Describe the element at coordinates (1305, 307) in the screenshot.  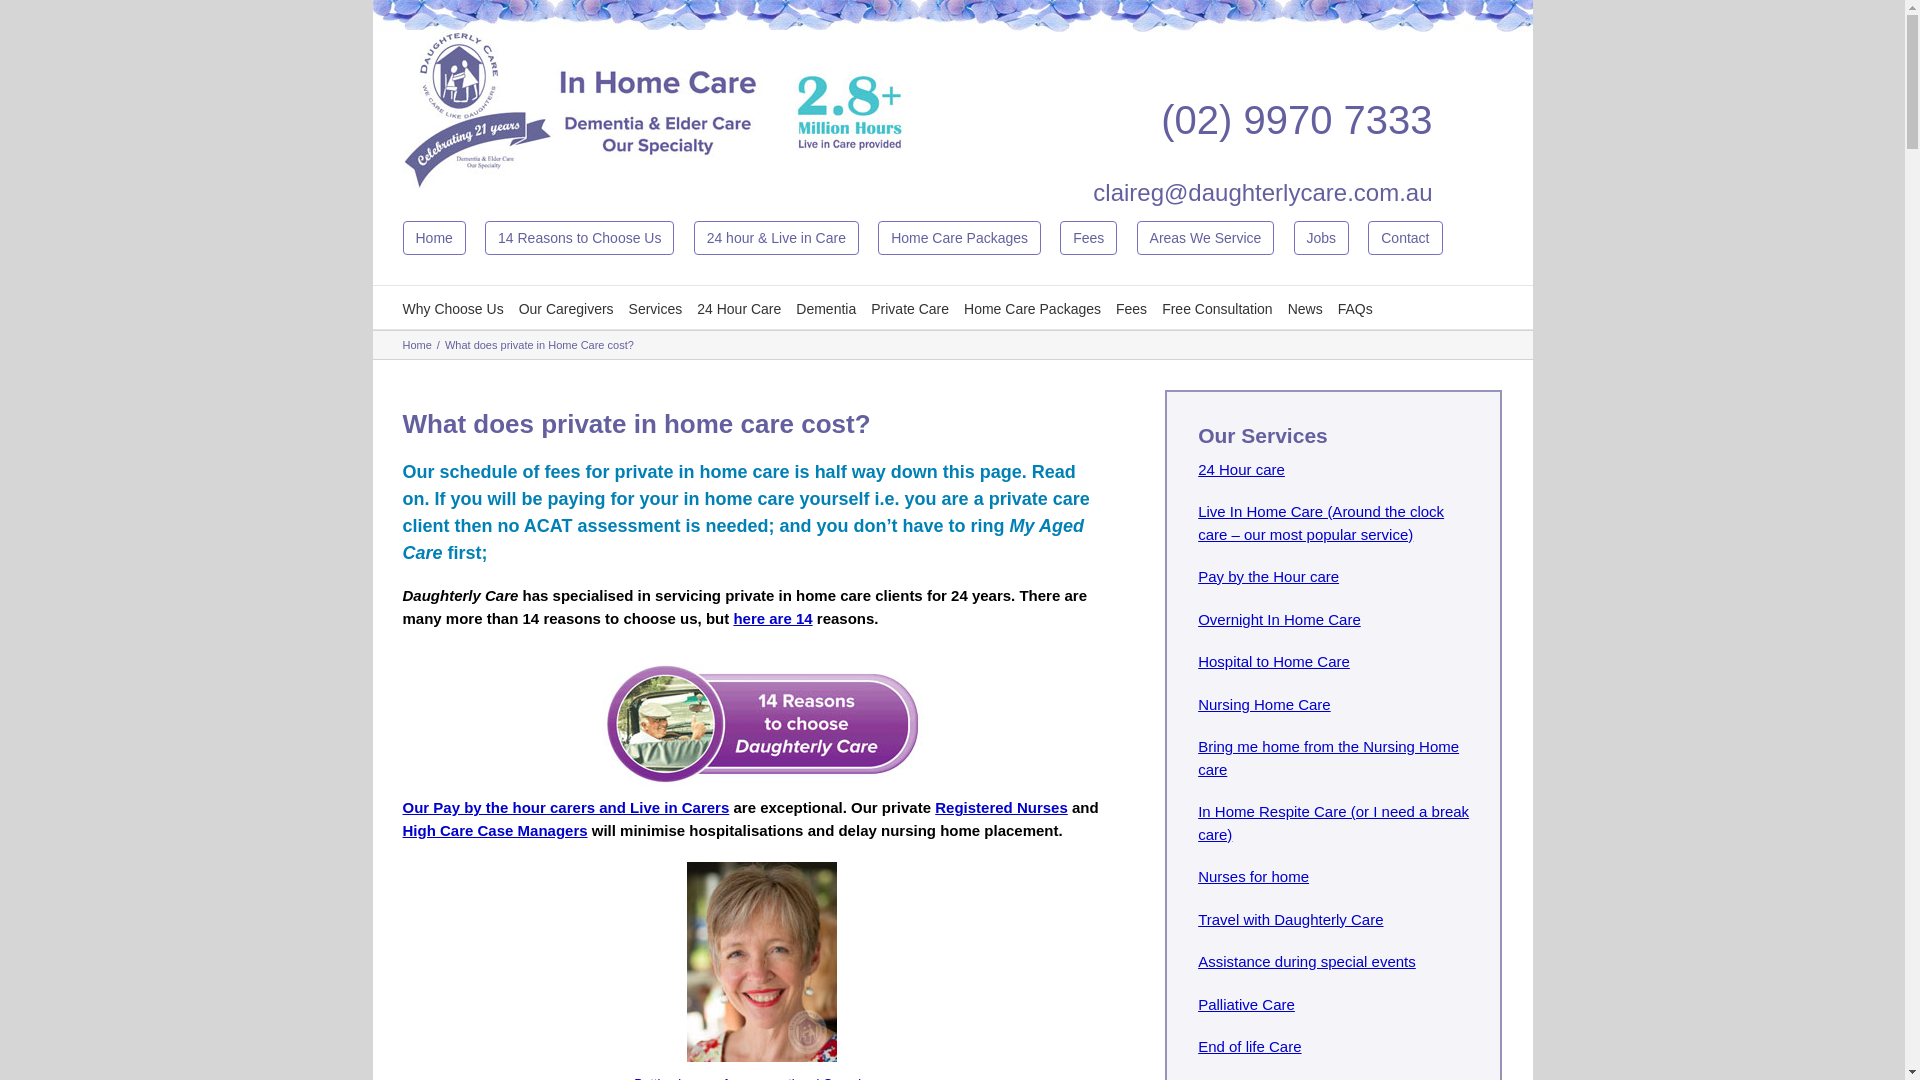
I see `'News'` at that location.